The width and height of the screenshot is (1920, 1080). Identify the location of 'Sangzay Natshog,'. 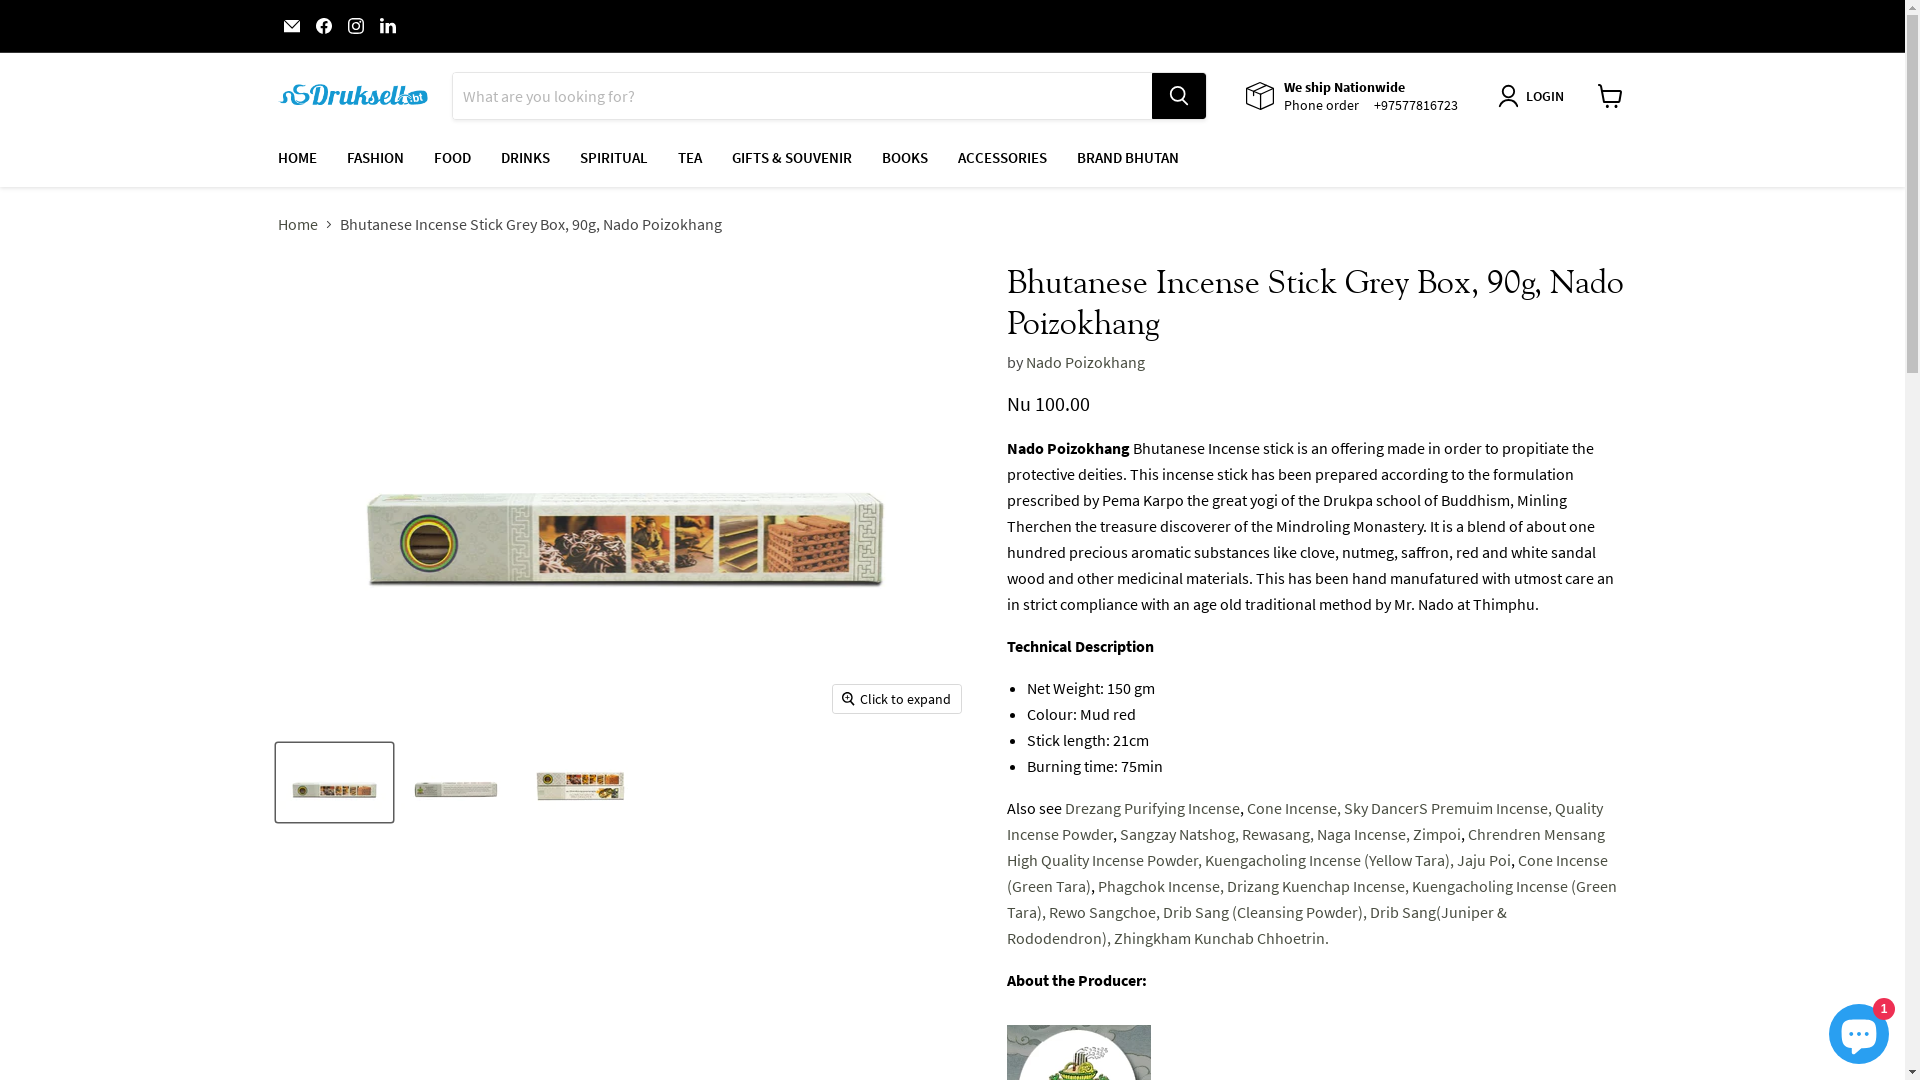
(1179, 833).